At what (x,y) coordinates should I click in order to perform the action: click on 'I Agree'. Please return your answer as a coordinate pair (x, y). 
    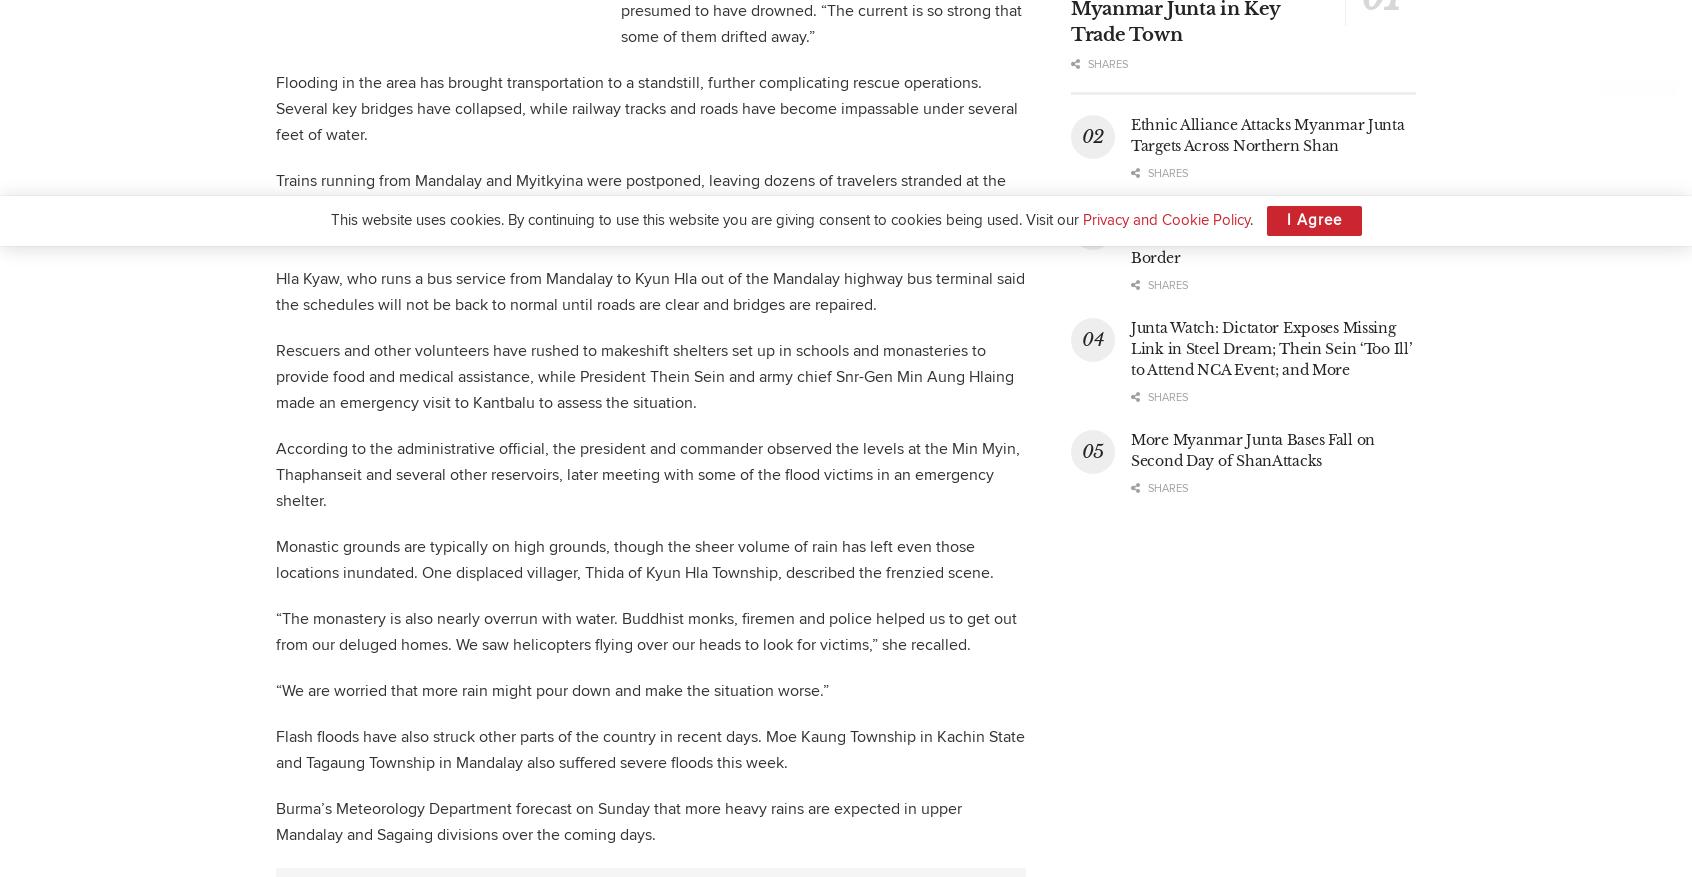
    Looking at the image, I should click on (1312, 219).